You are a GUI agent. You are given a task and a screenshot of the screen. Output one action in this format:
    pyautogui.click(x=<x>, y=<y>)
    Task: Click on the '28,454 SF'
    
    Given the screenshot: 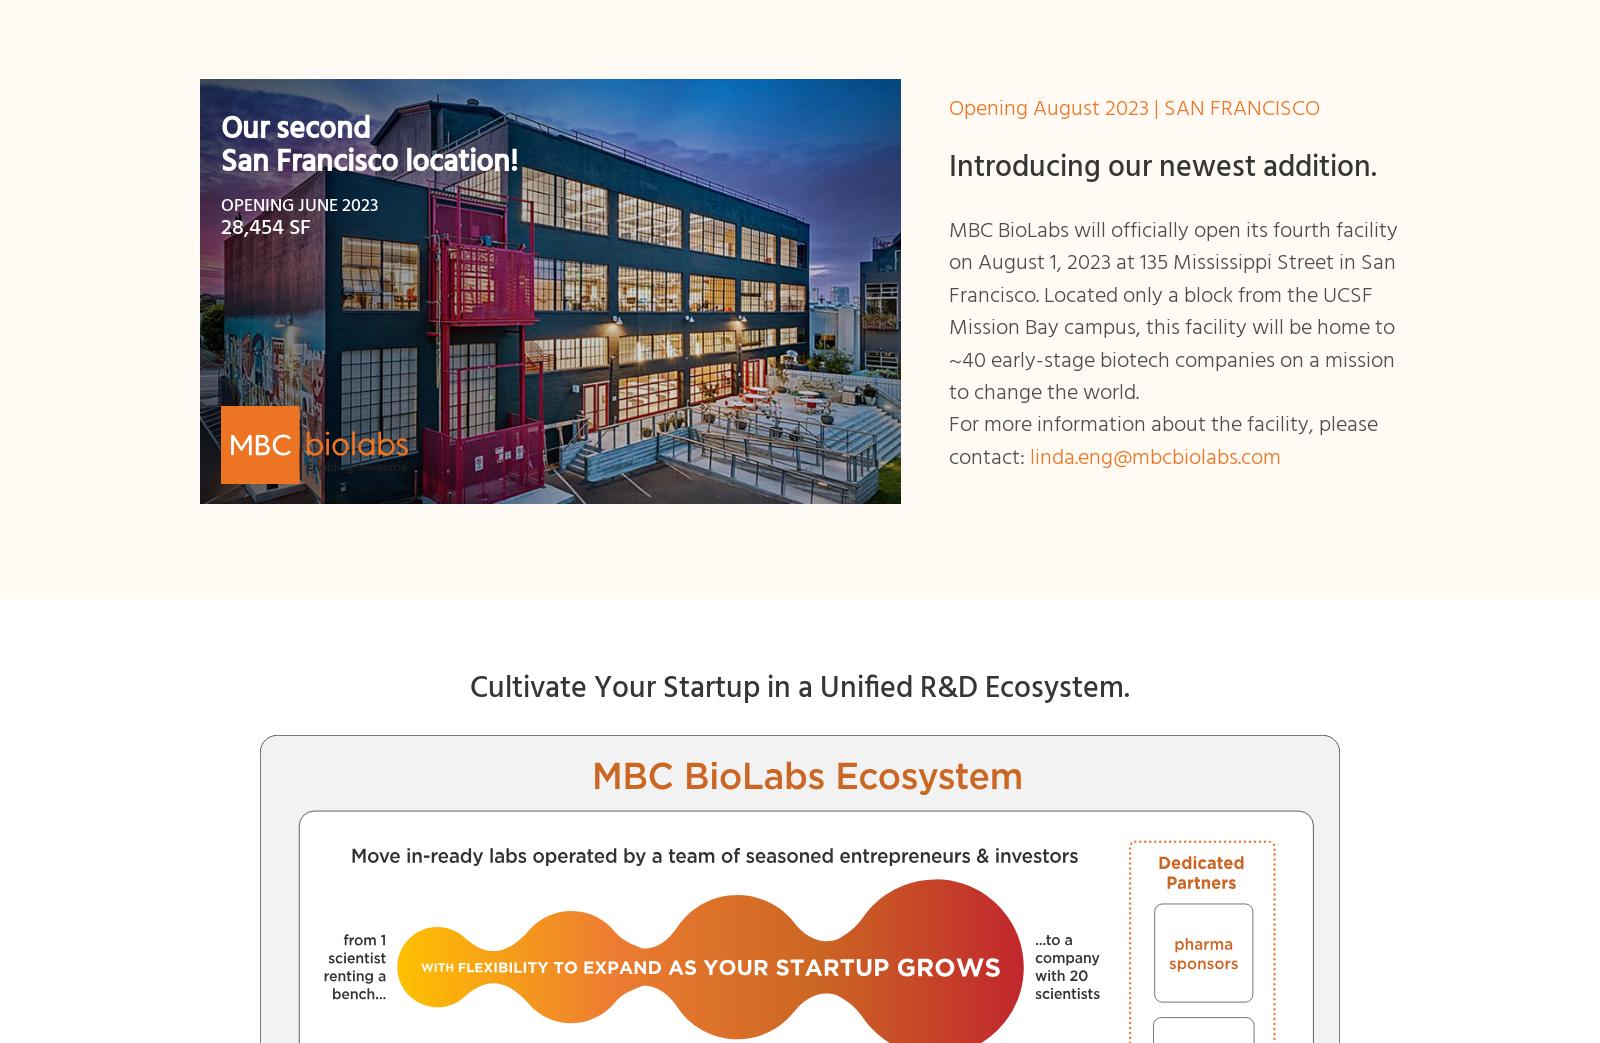 What is the action you would take?
    pyautogui.click(x=266, y=224)
    